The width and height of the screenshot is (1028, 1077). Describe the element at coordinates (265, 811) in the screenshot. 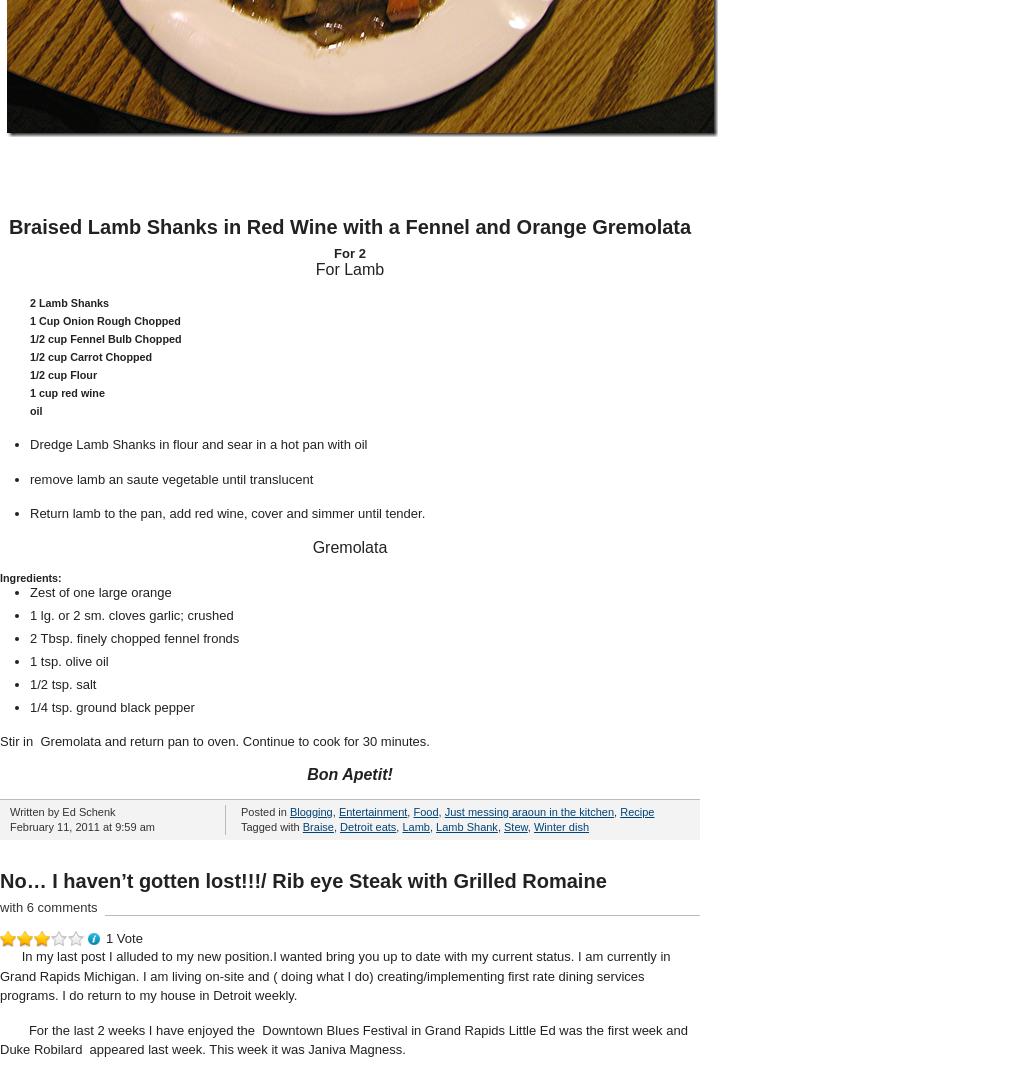

I see `'Posted in'` at that location.